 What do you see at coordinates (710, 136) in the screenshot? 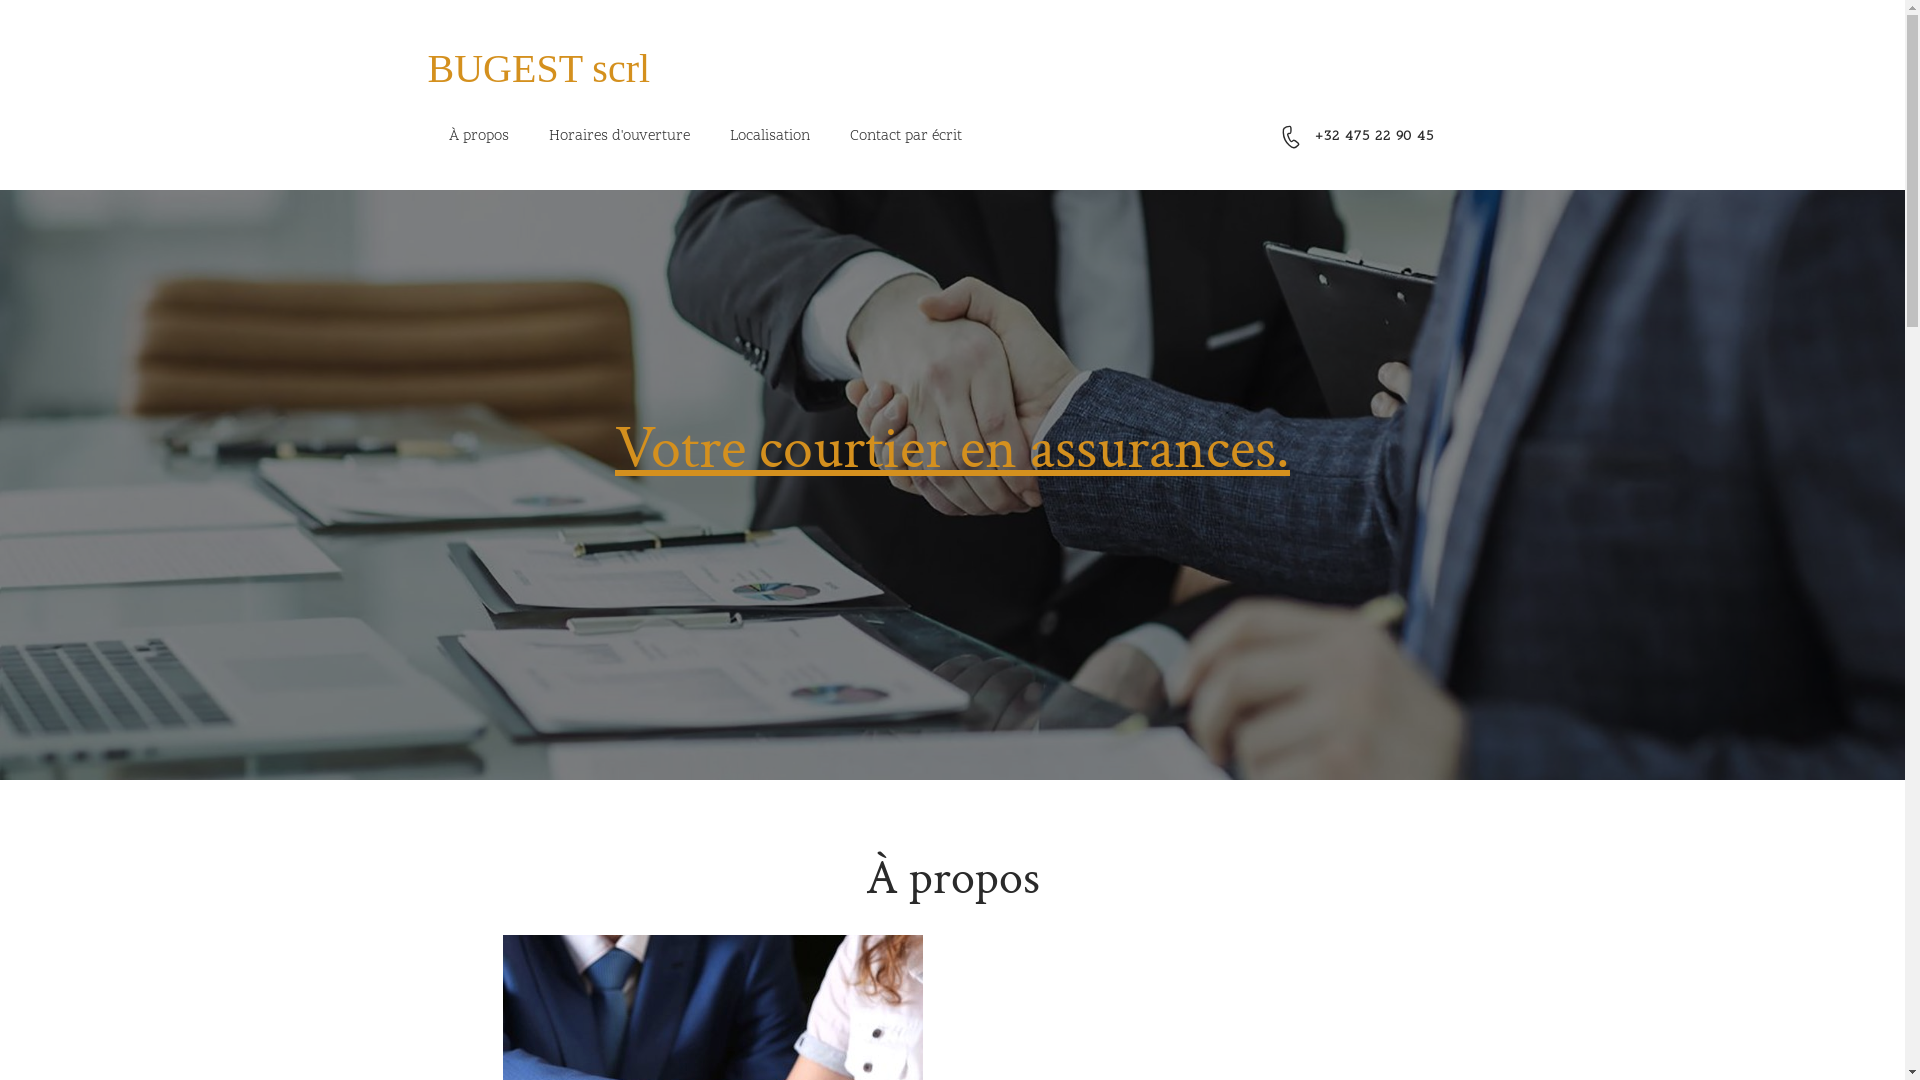
I see `'Localisation'` at bounding box center [710, 136].